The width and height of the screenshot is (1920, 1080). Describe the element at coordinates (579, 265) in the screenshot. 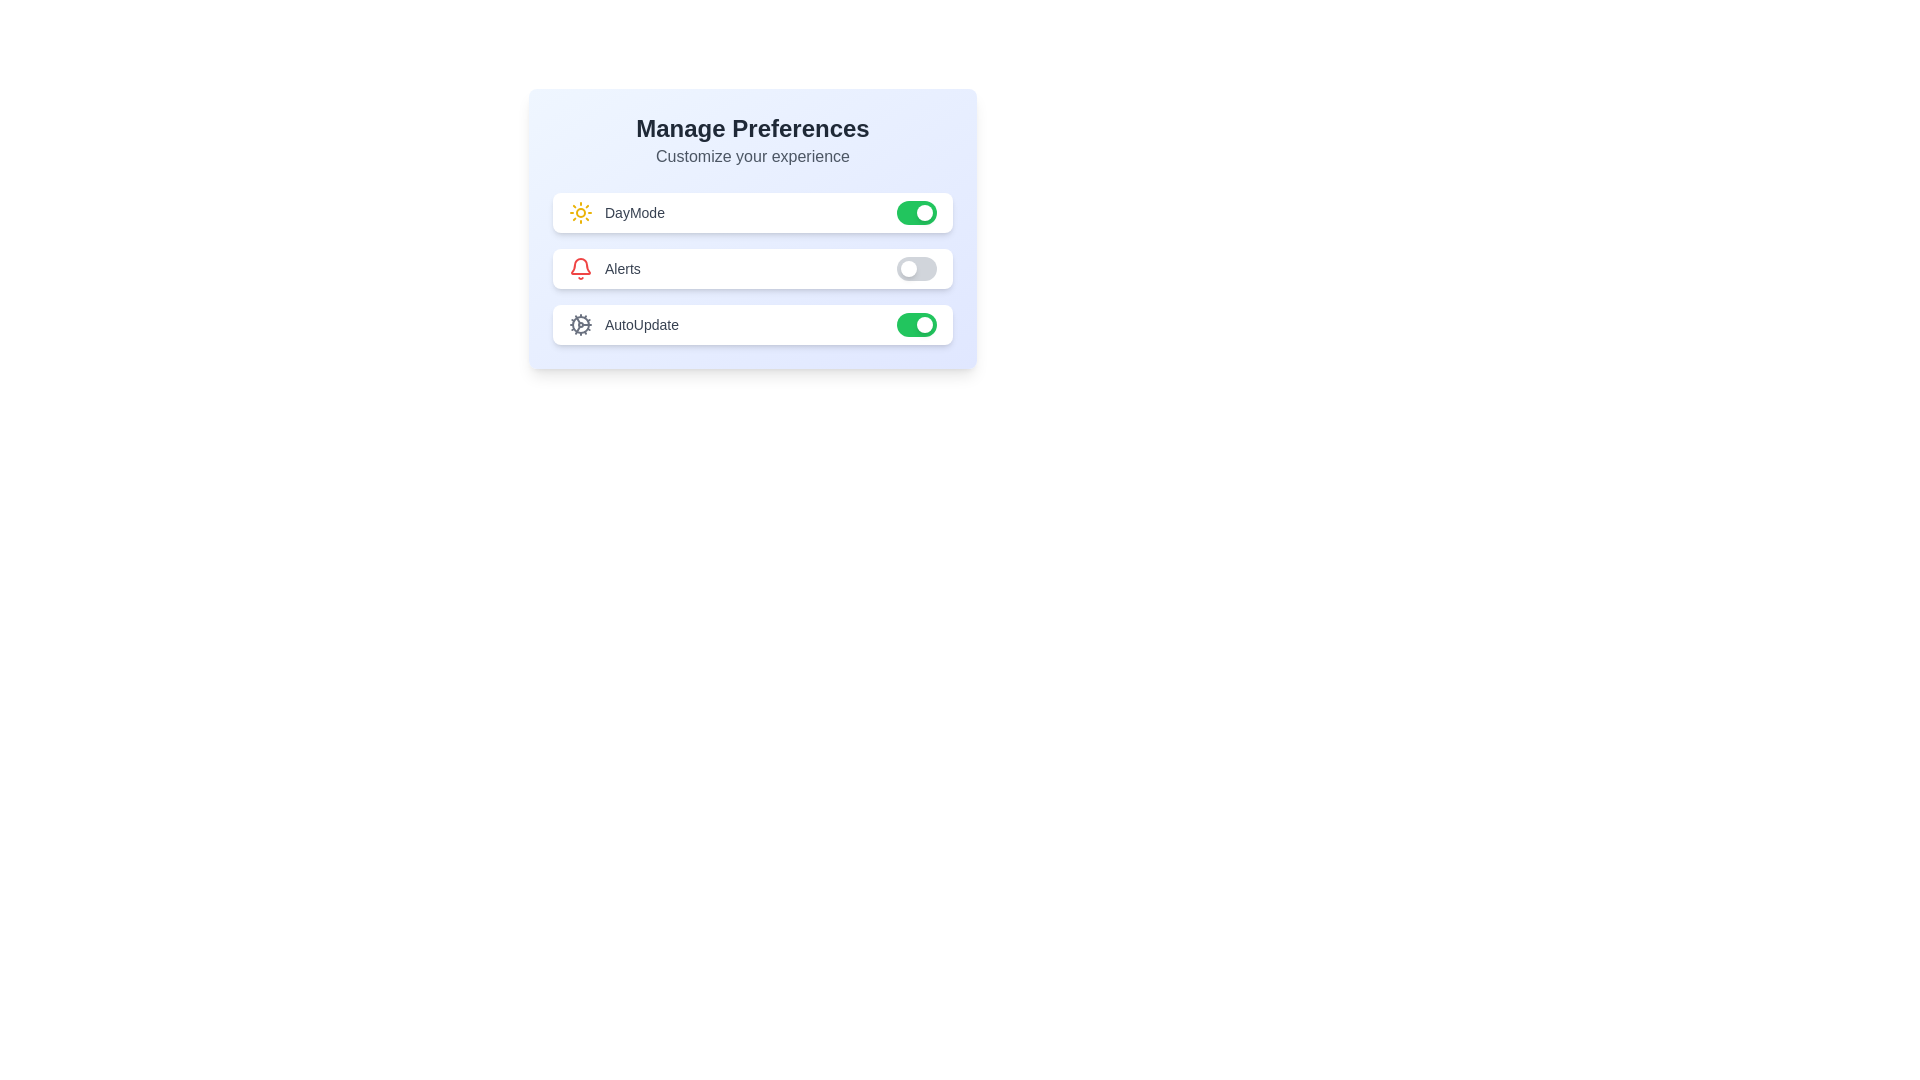

I see `the bell-shaped icon with a red fill color, located near the 'Alerts' toggle option in the preference setting interface` at that location.